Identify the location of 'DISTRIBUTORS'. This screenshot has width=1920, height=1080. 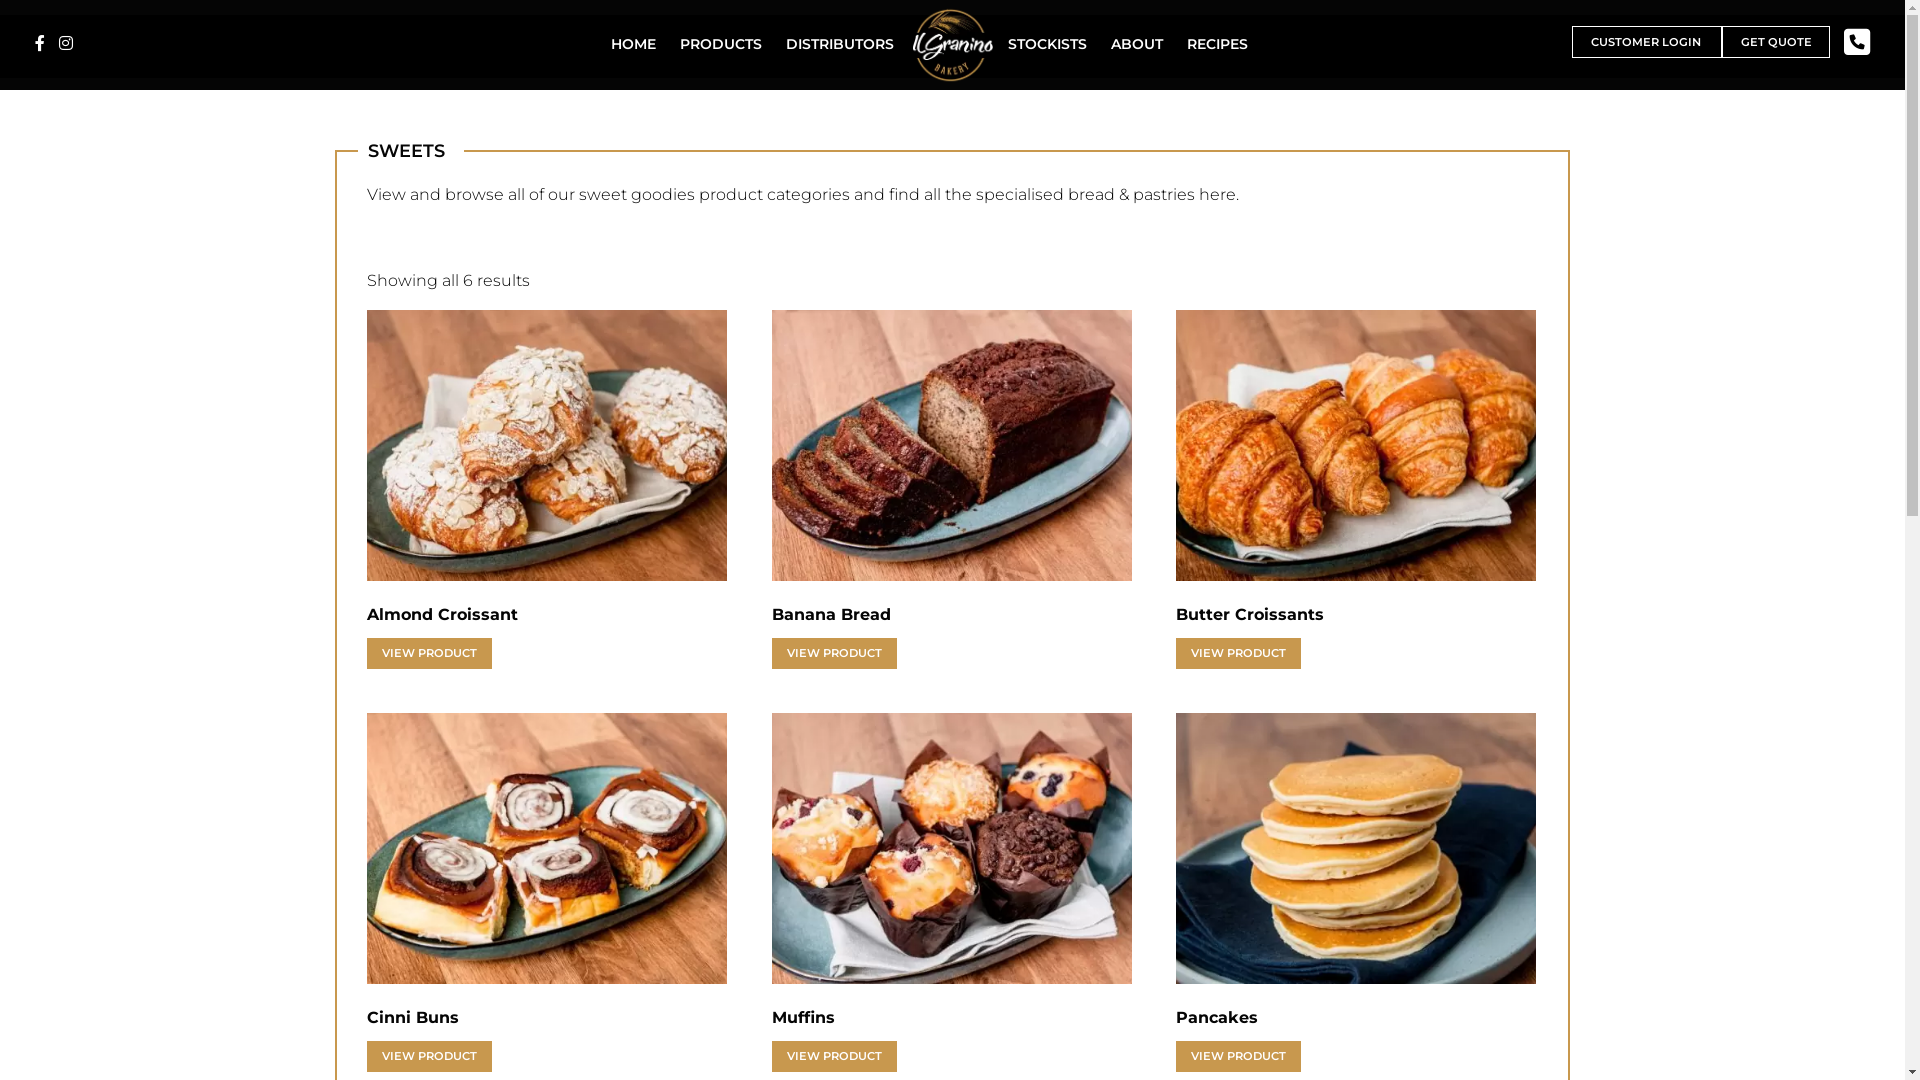
(840, 43).